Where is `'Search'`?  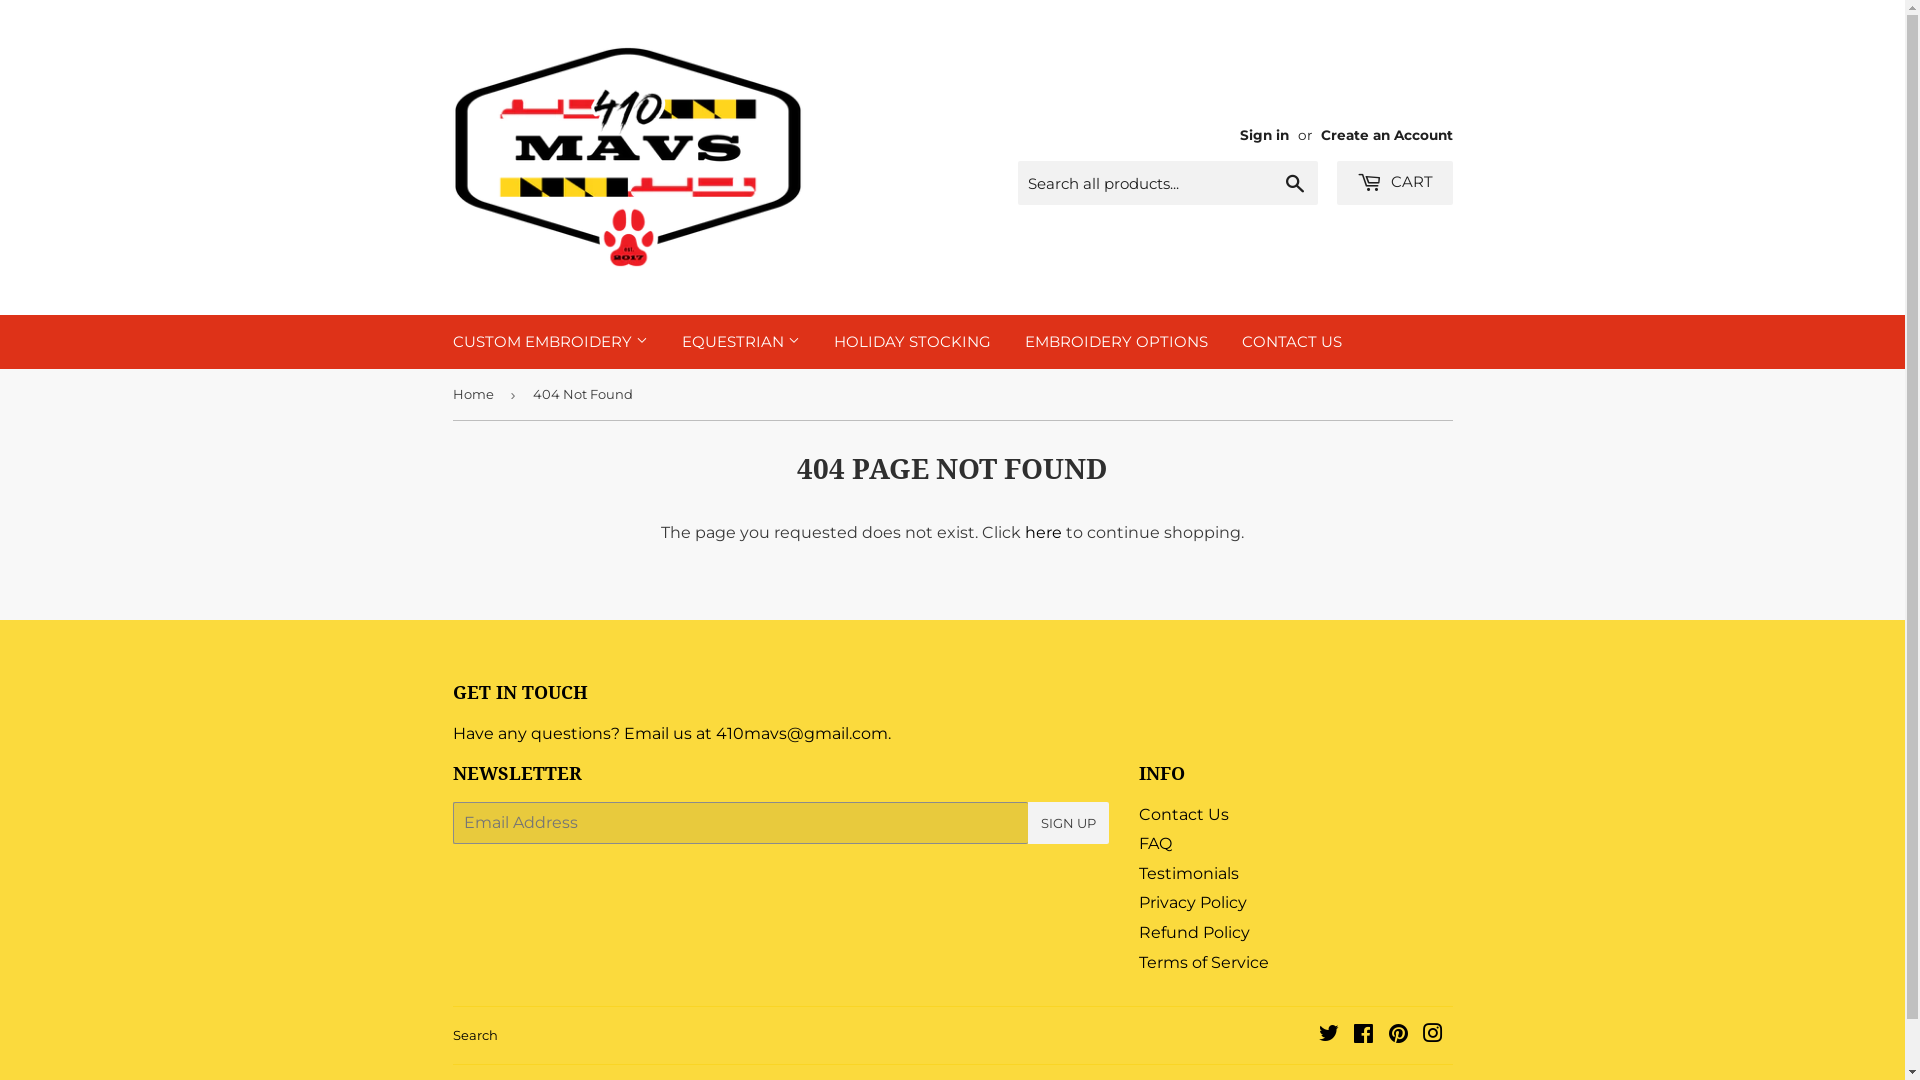
'Search' is located at coordinates (473, 1034).